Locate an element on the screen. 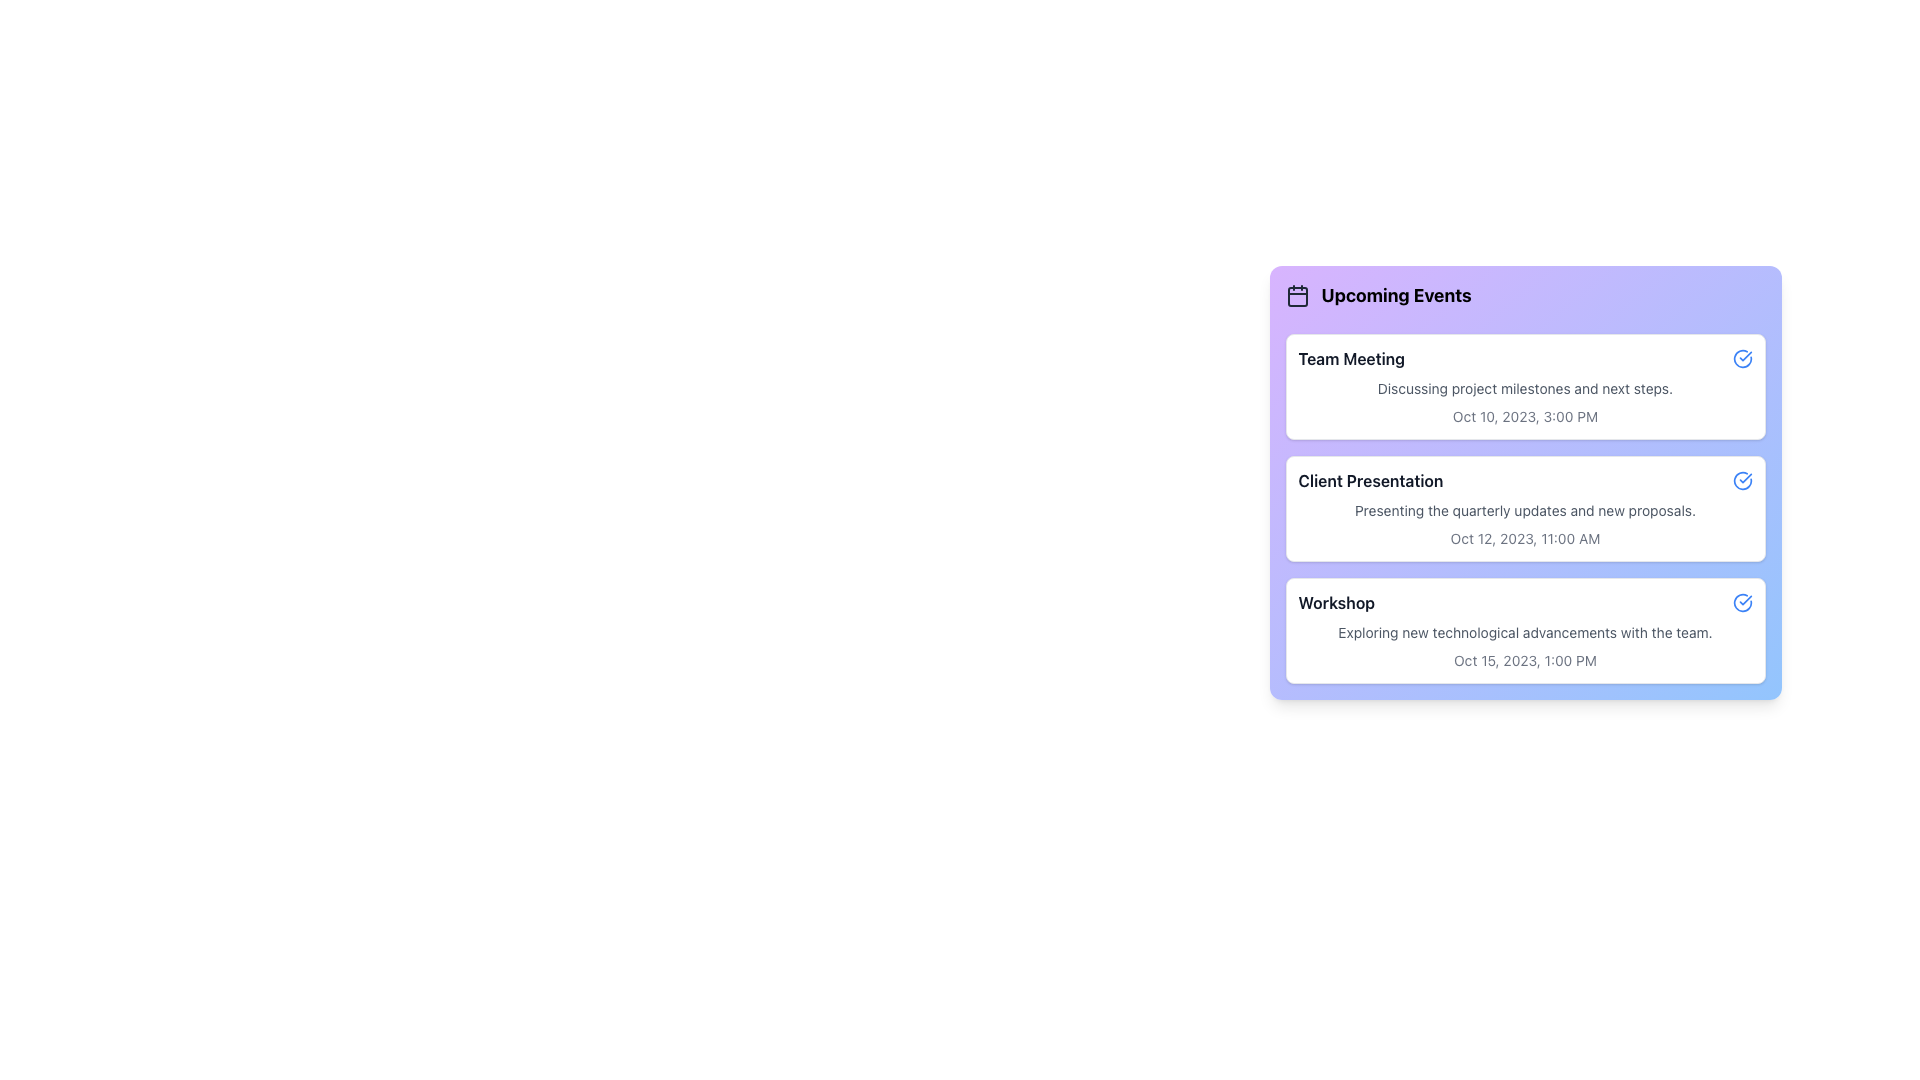 The image size is (1920, 1080). the confirmation icon button located at the far right of the 'Workshop' event entry in the 'Upcoming Events' section is located at coordinates (1741, 601).